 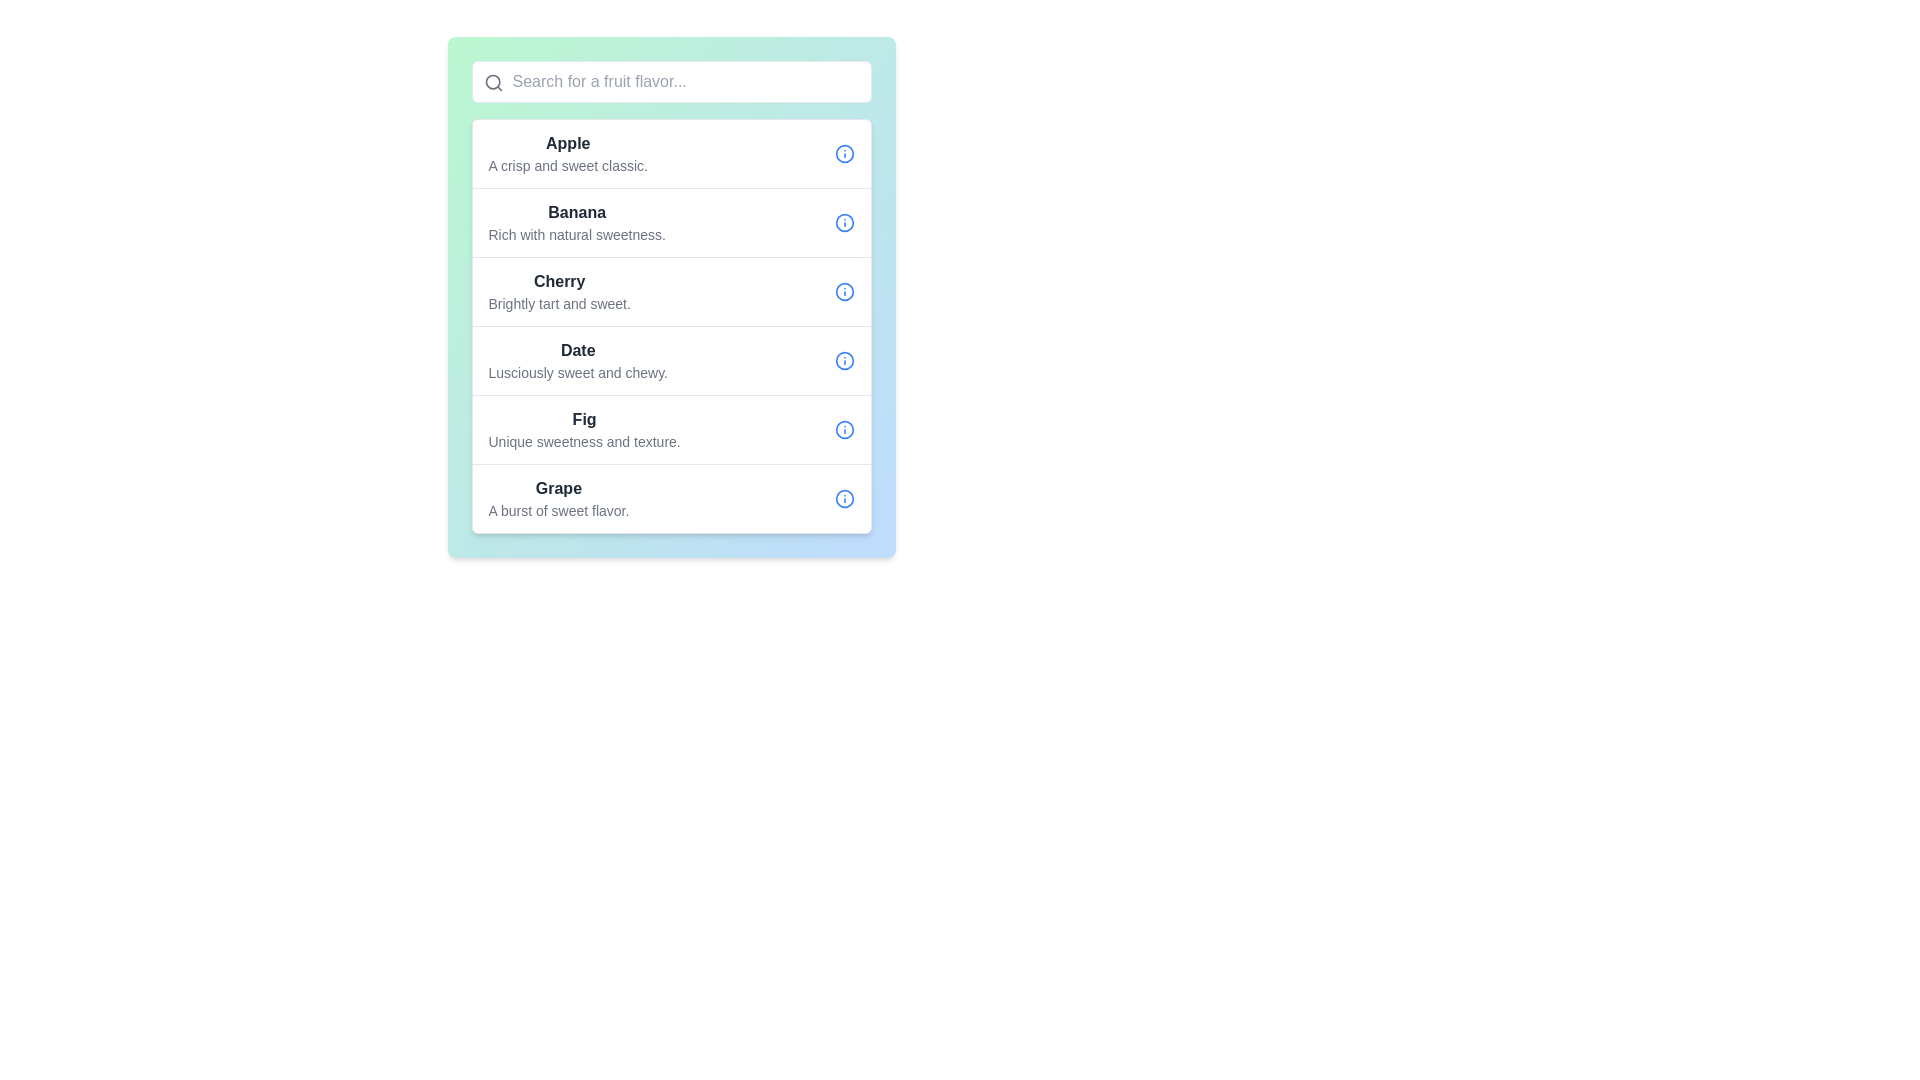 What do you see at coordinates (671, 297) in the screenshot?
I see `to select the List Item conveying information about 'Cherry', which is the third item in the vertically stacked list` at bounding box center [671, 297].